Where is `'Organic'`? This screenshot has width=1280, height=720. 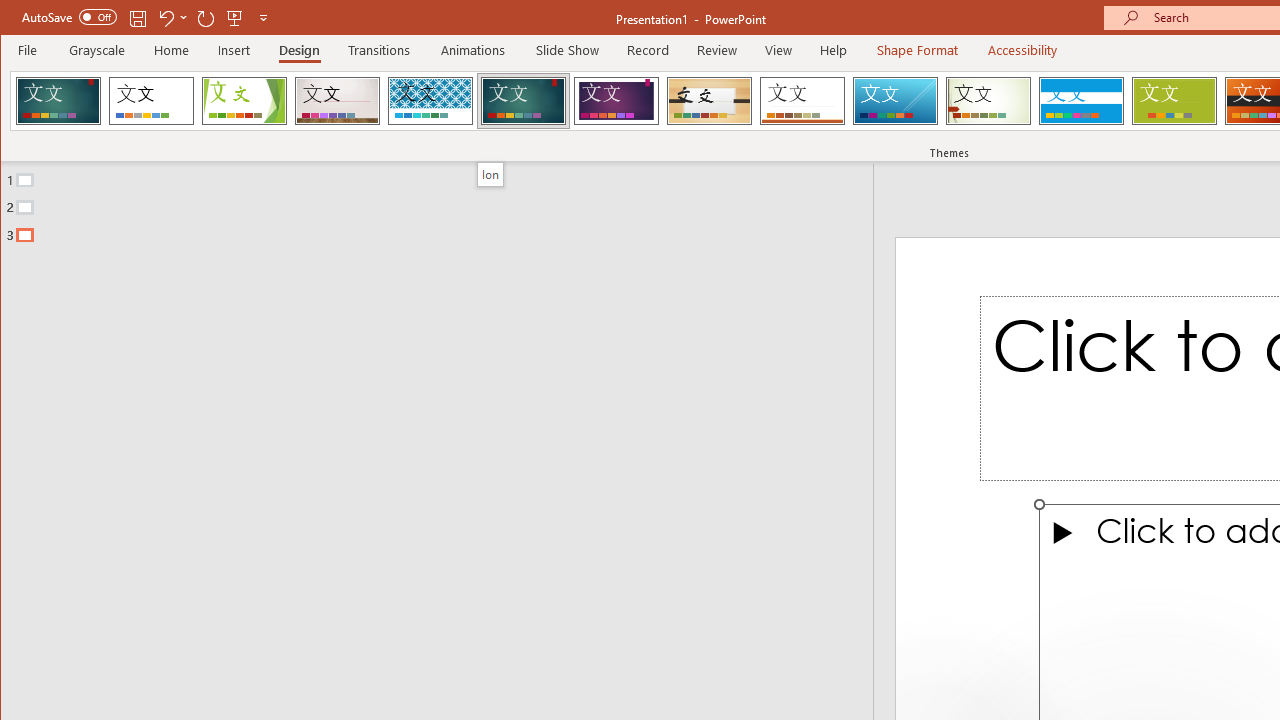
'Organic' is located at coordinates (709, 100).